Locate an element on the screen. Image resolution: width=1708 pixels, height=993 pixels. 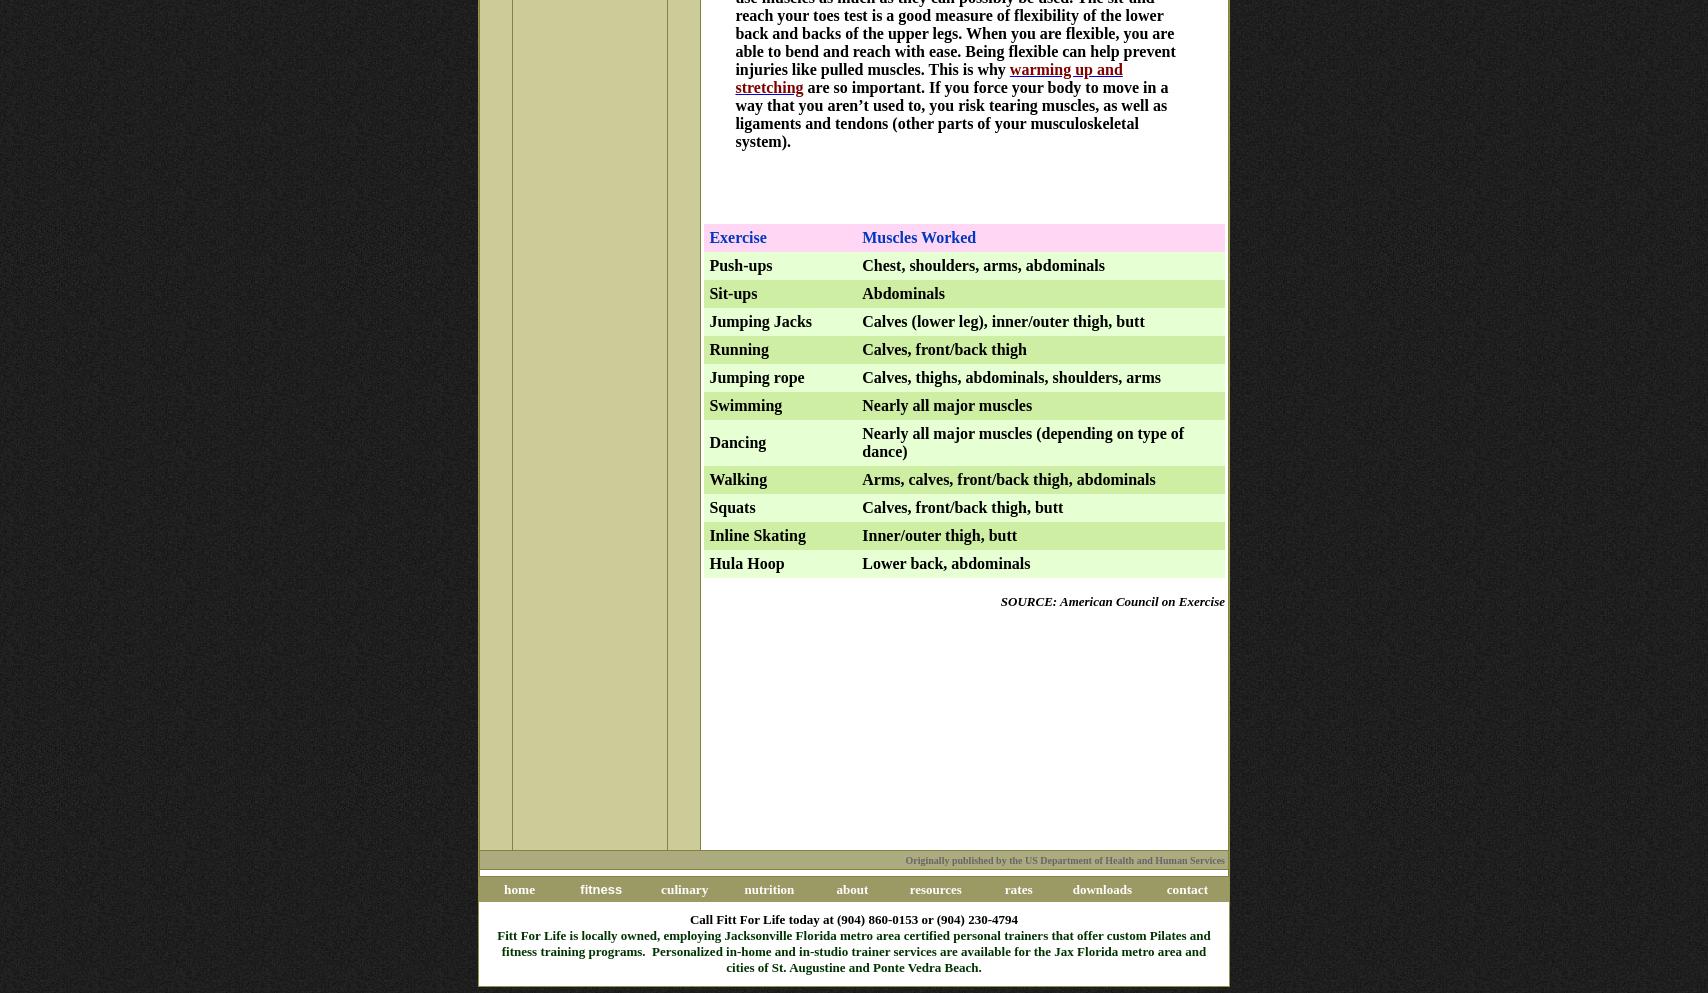
'rates' is located at coordinates (1017, 888).